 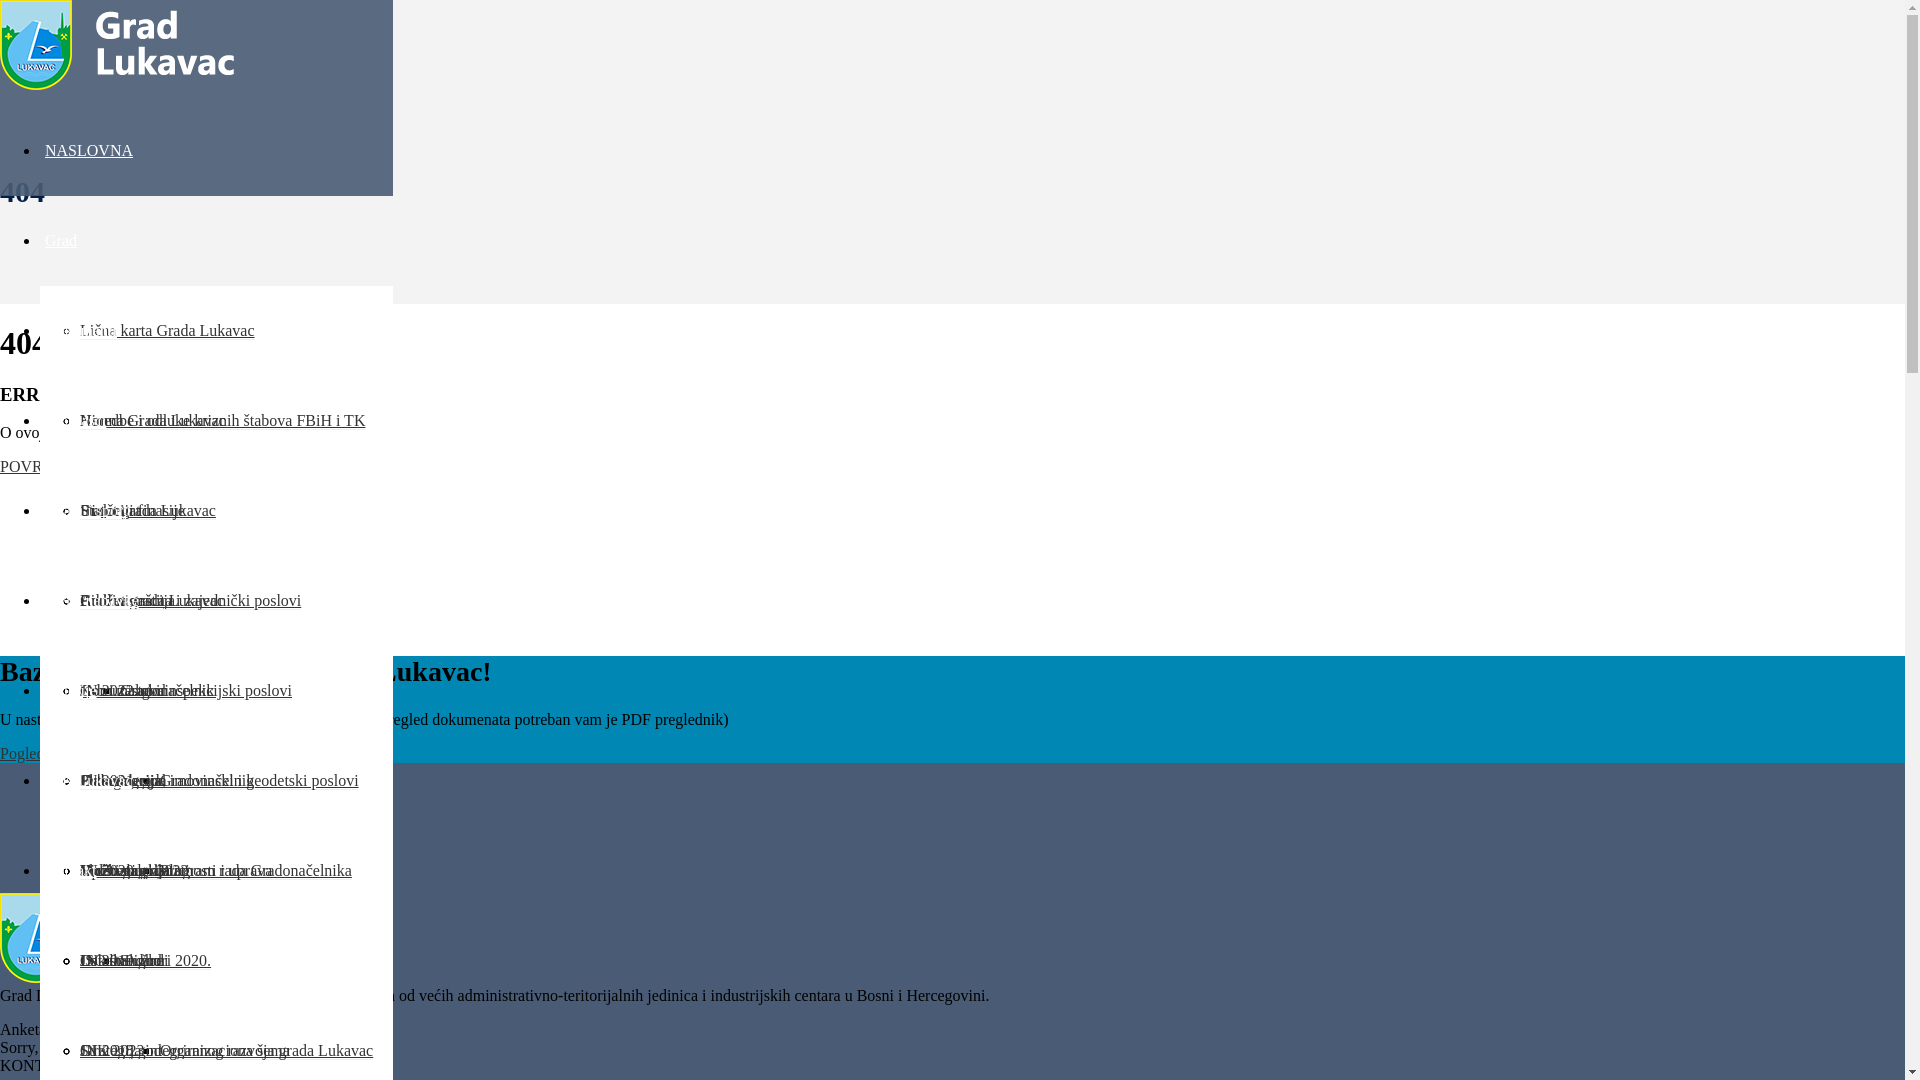 What do you see at coordinates (80, 959) in the screenshot?
I see `'Lokalni izbori 2020.'` at bounding box center [80, 959].